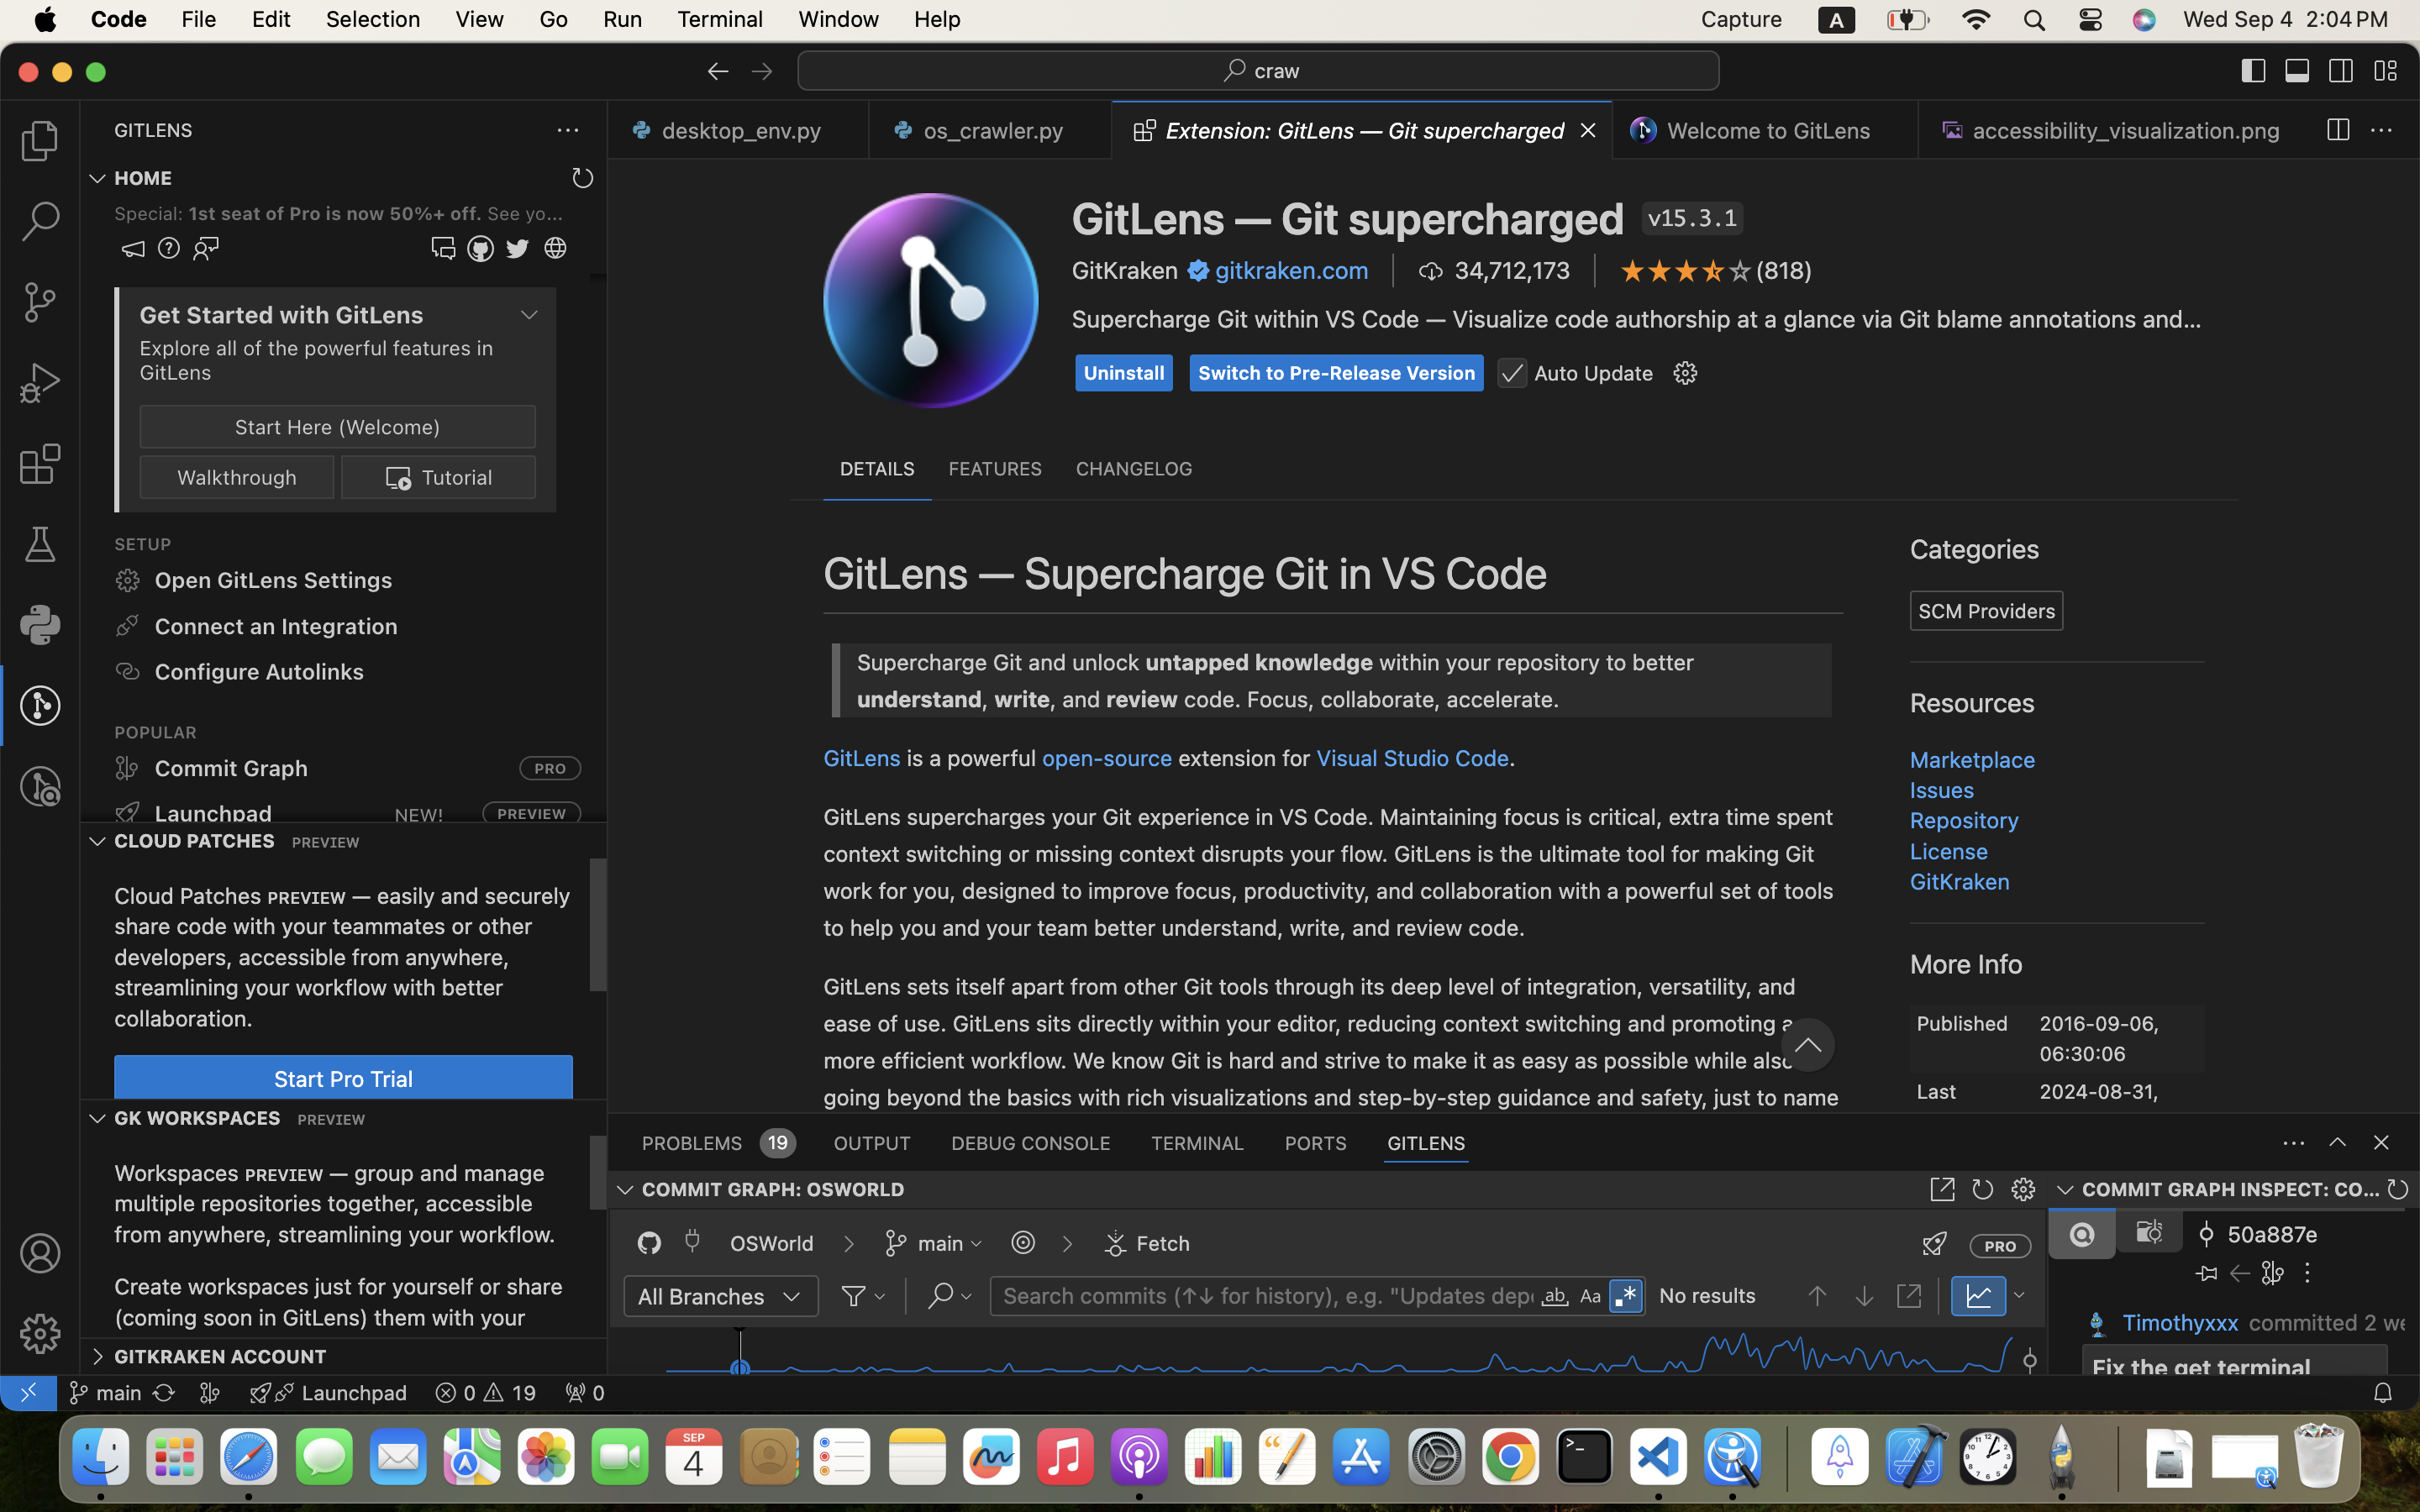 The height and width of the screenshot is (1512, 2420). Describe the element at coordinates (2297, 70) in the screenshot. I see `''` at that location.